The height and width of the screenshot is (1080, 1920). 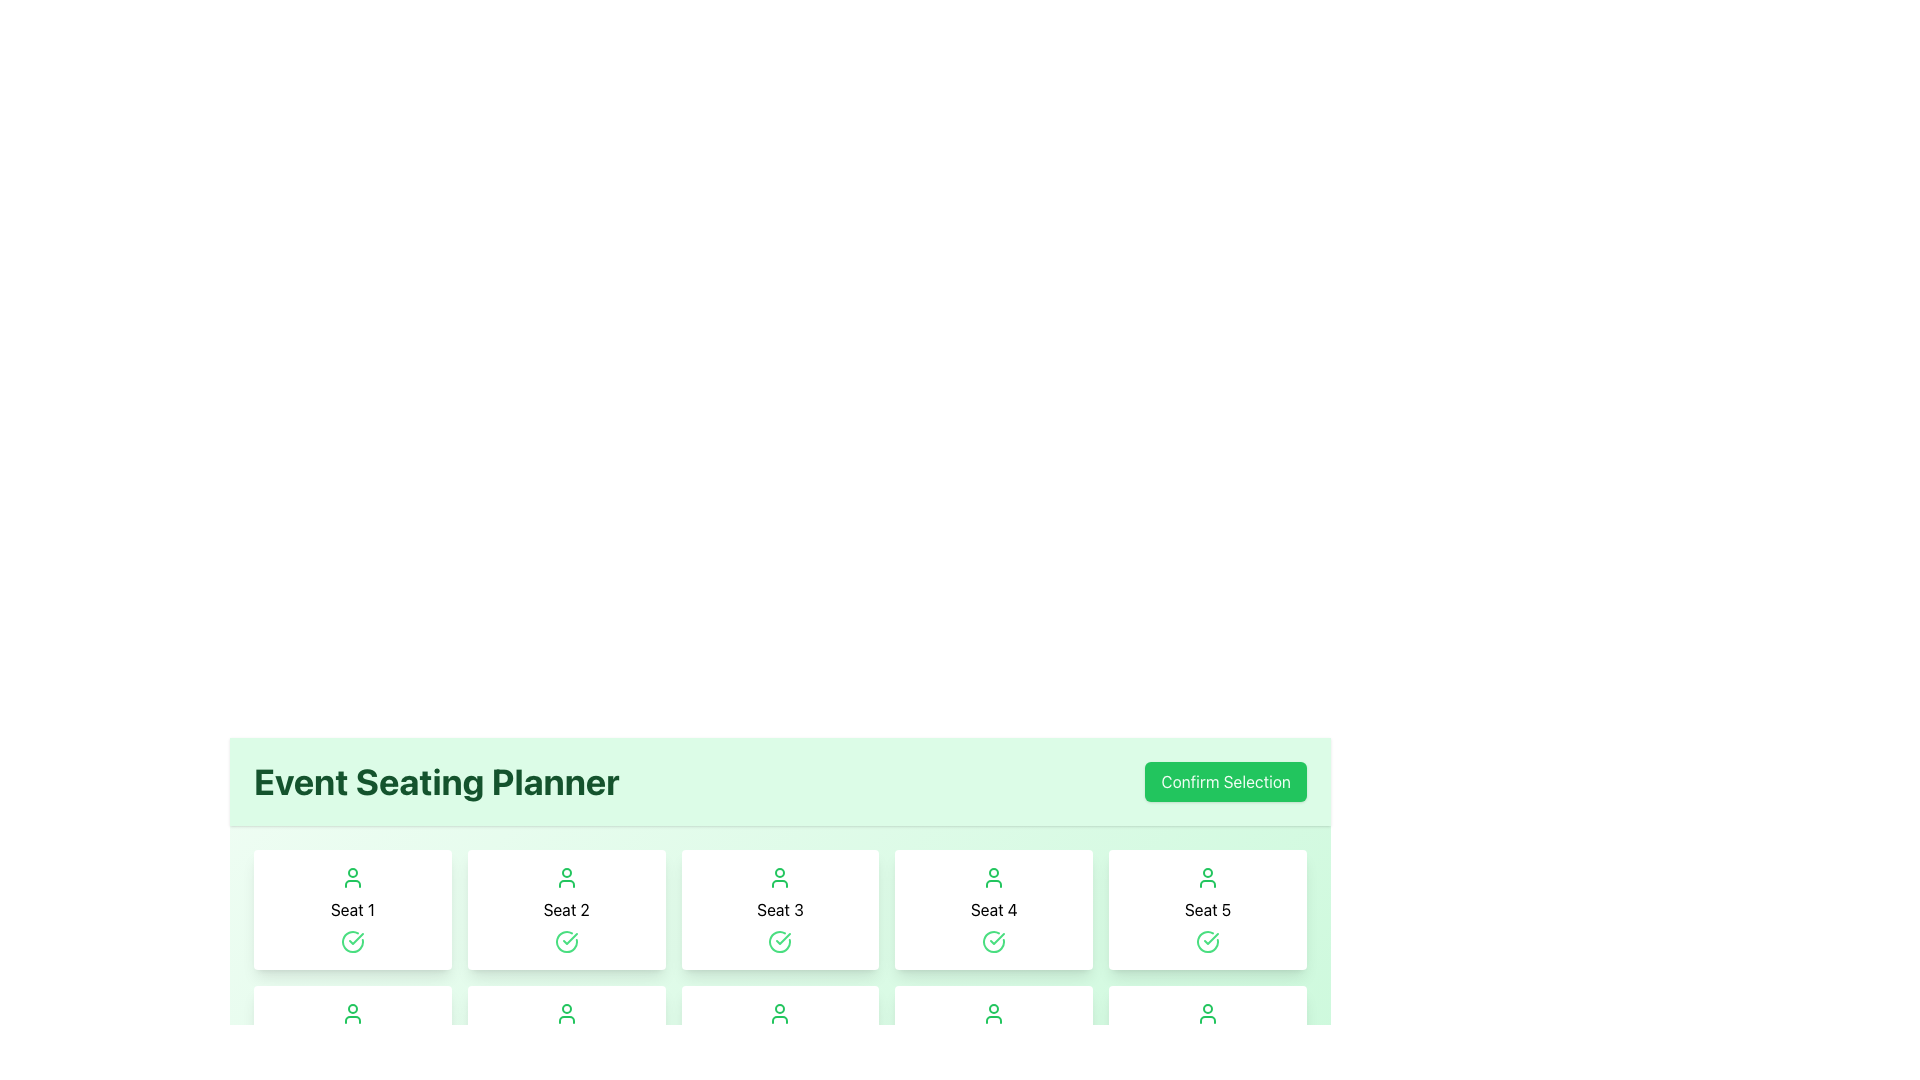 What do you see at coordinates (352, 941) in the screenshot?
I see `the icon representing the selected seating option with a green check mark, located within the 'Seat 1' card` at bounding box center [352, 941].